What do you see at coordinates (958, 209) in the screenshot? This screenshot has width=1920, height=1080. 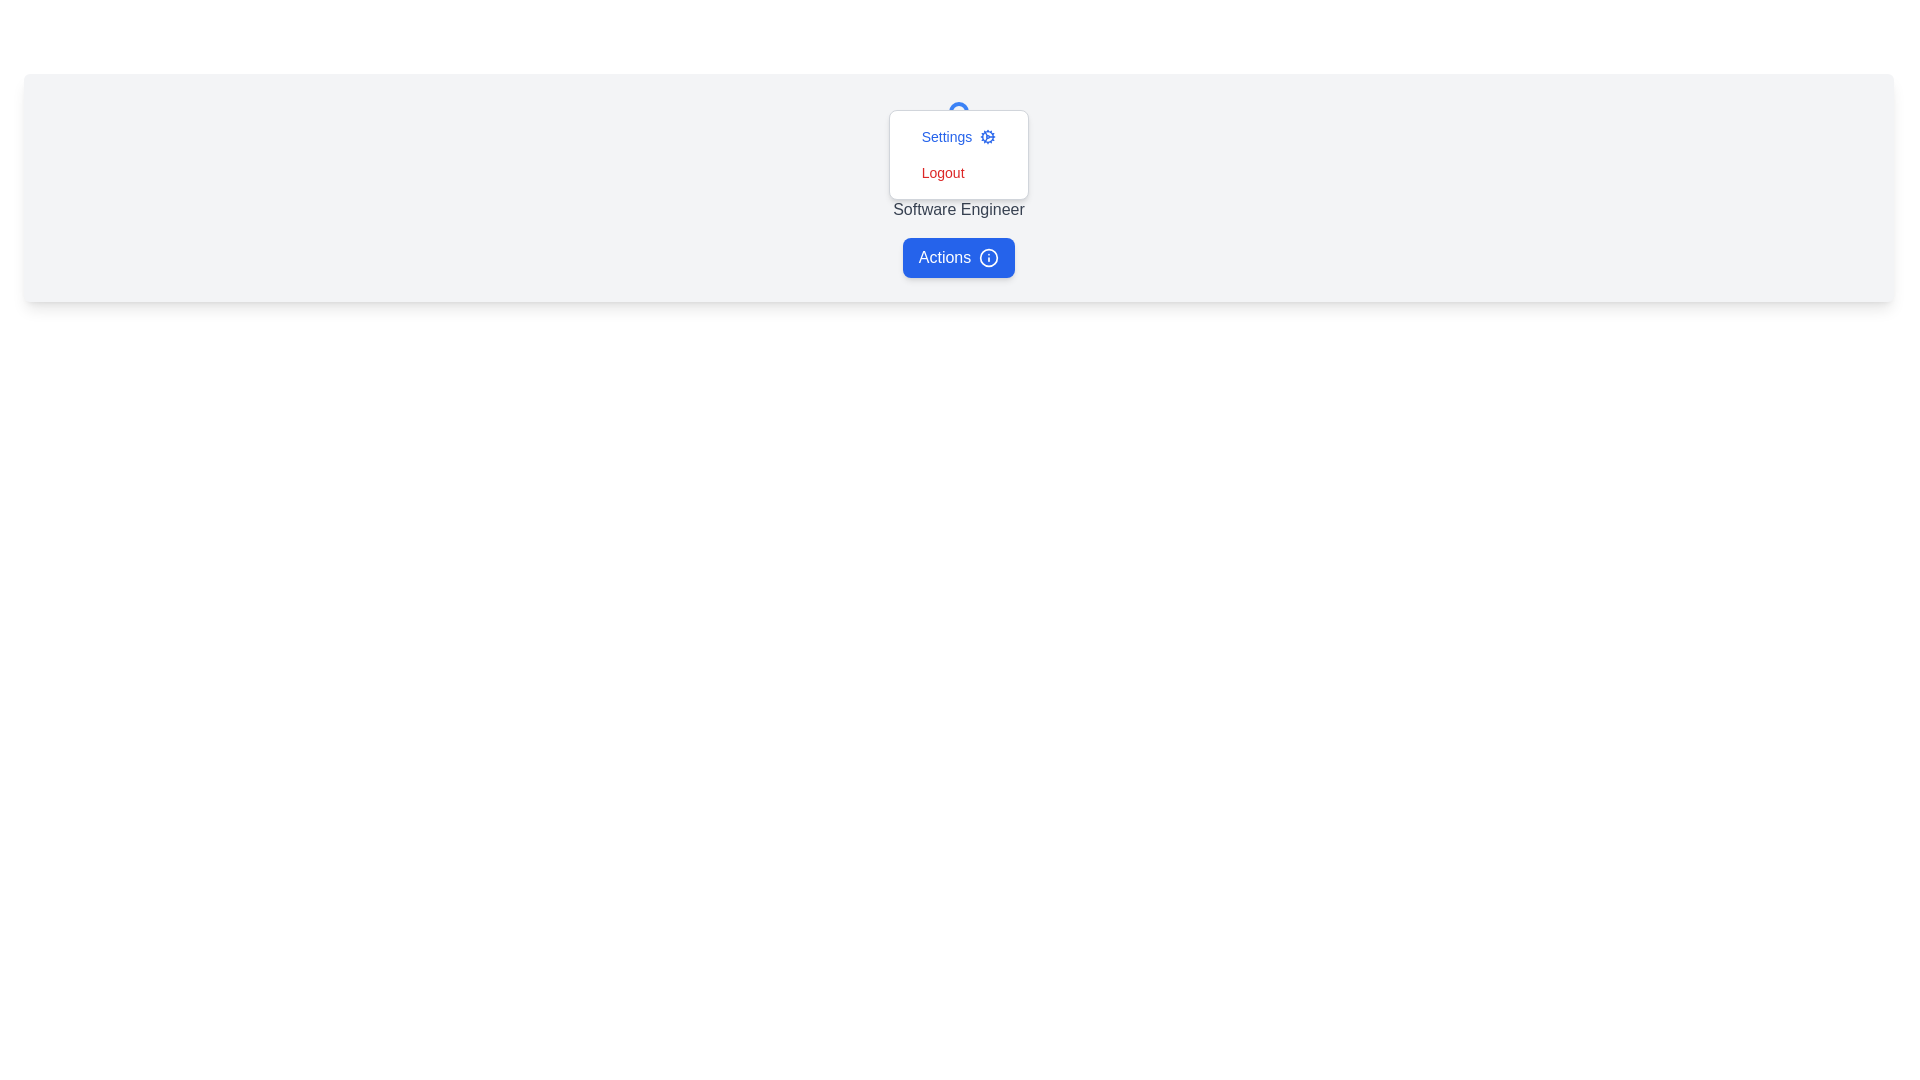 I see `the informational text label displaying the role or designation of the person, located below 'John Doe' and above the 'Actions' button` at bounding box center [958, 209].